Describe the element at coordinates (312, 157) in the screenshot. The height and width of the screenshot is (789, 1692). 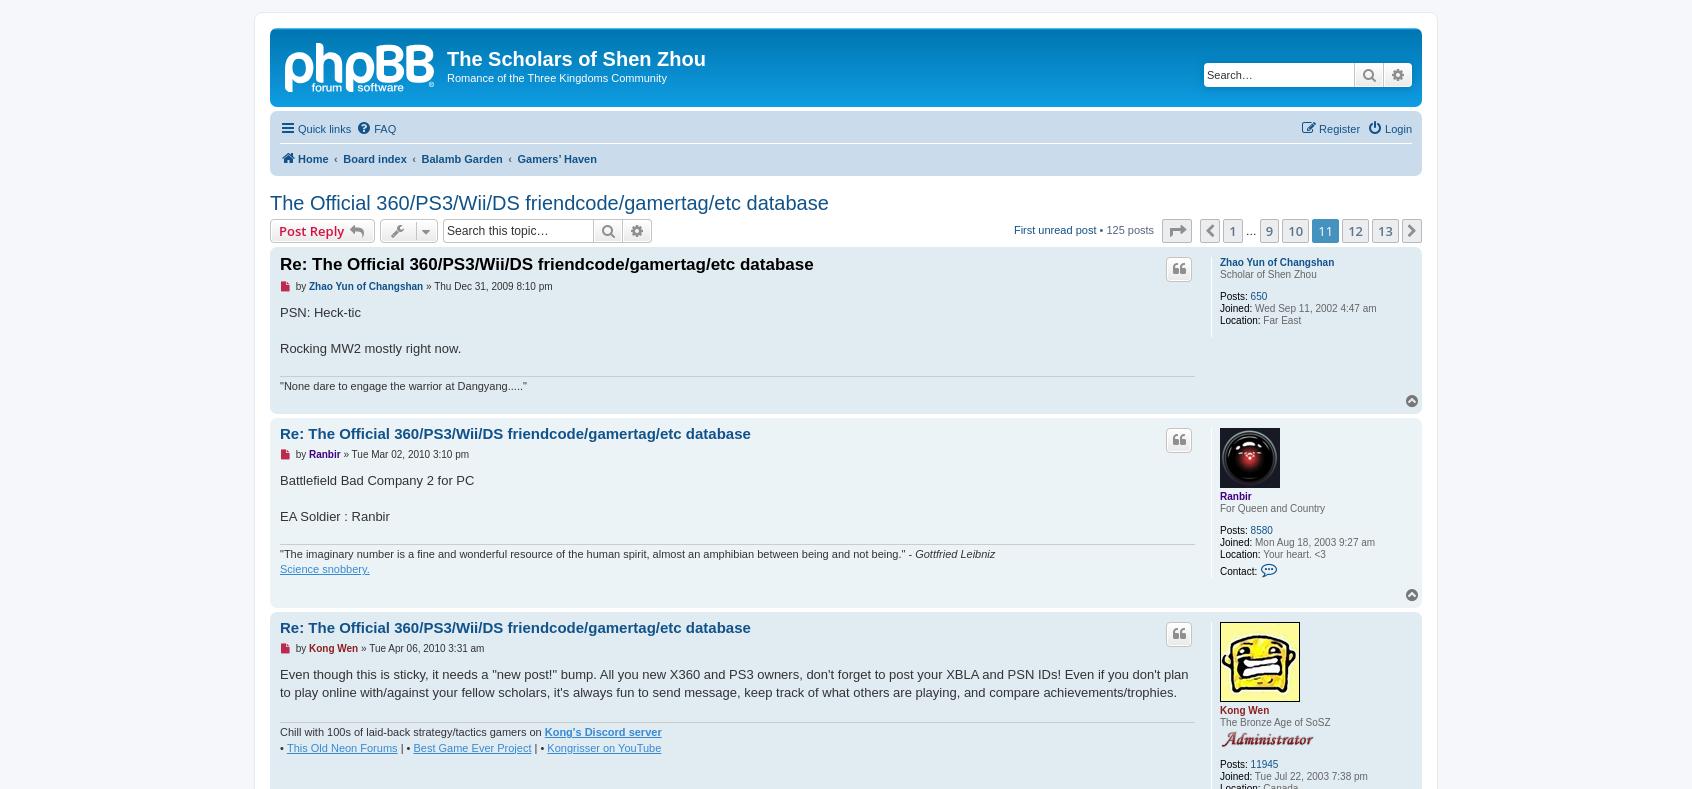
I see `'Home'` at that location.